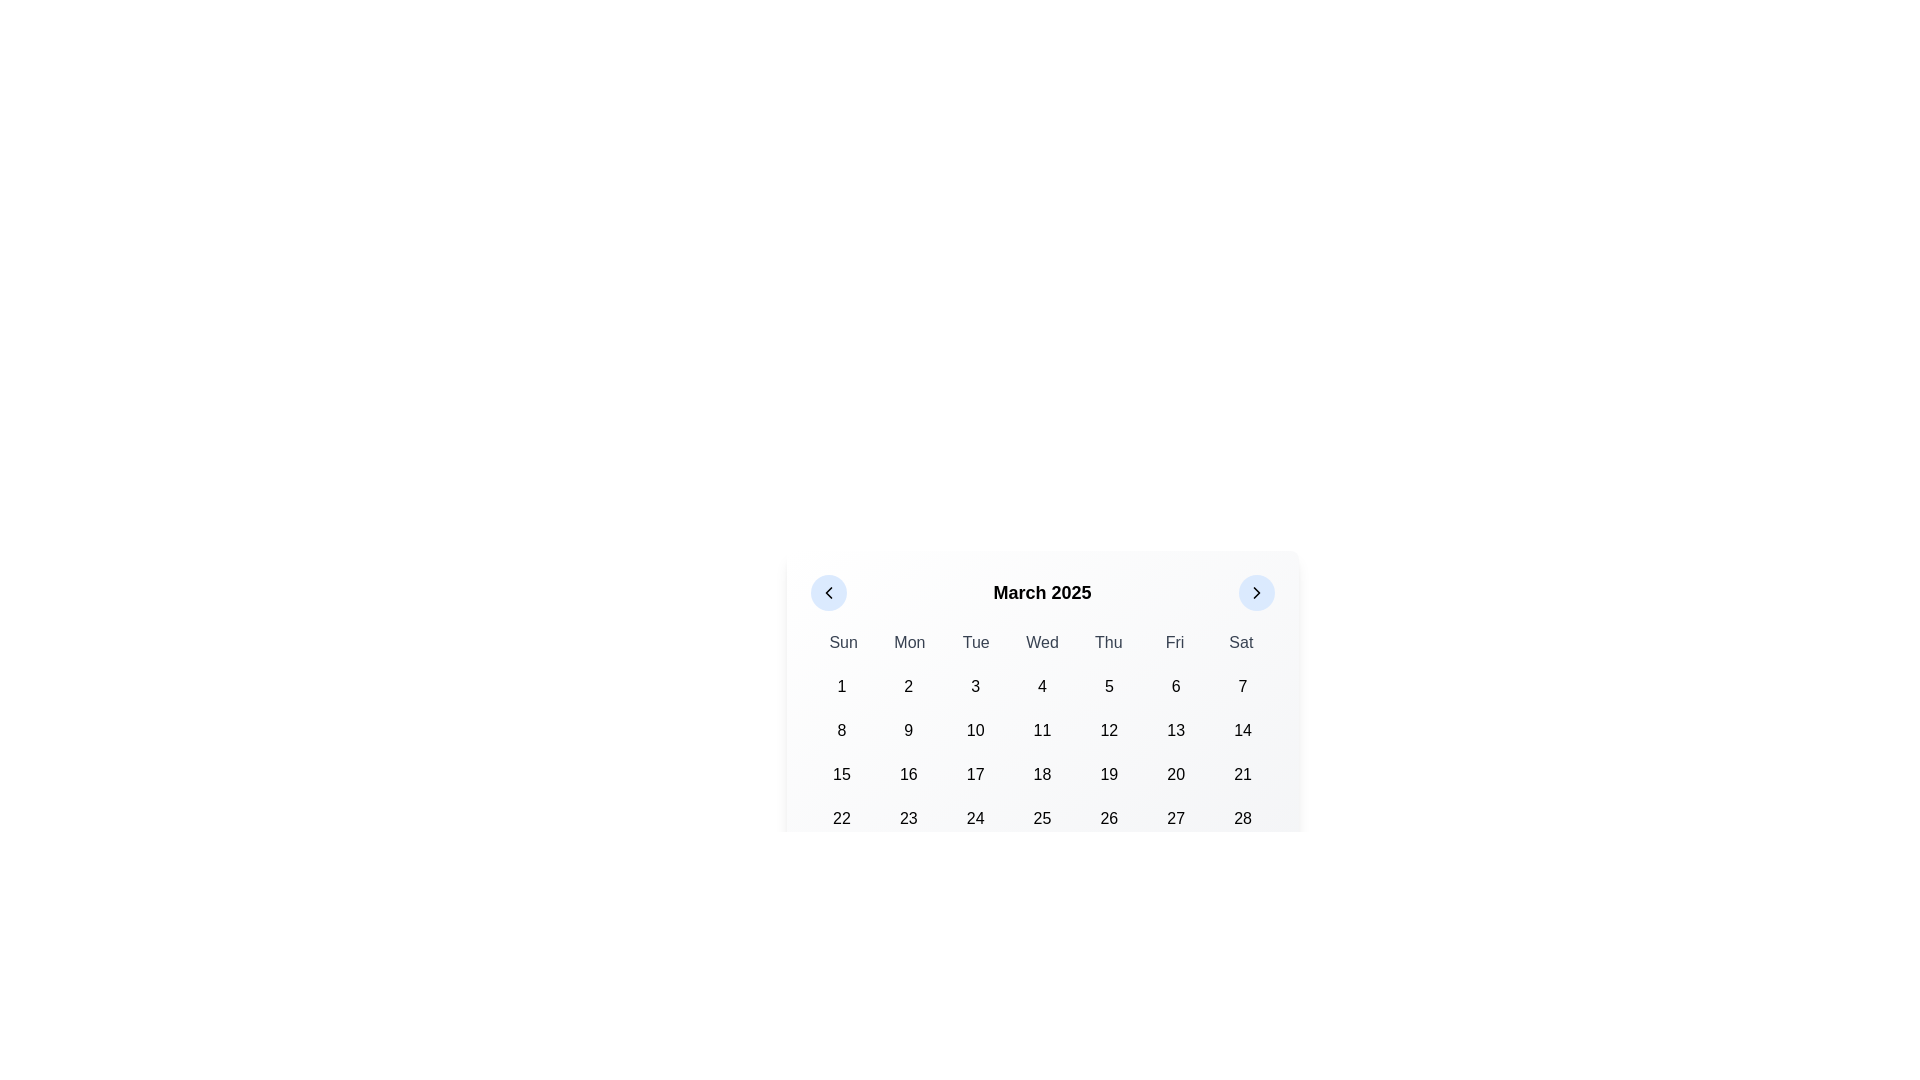 This screenshot has width=1920, height=1080. I want to click on the circular button with the number '10' in bold text located in the calendar grid under 'March 2025', so click(975, 731).